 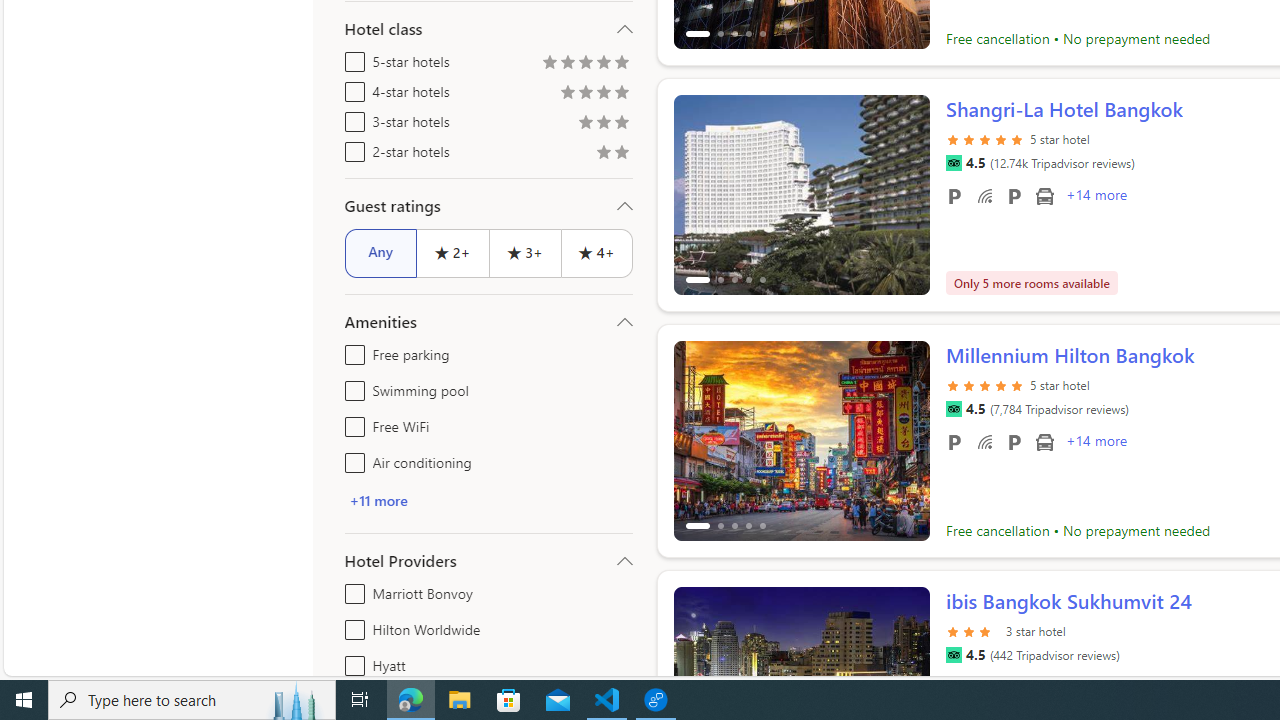 What do you see at coordinates (952, 655) in the screenshot?
I see `'Tripadvisor'` at bounding box center [952, 655].